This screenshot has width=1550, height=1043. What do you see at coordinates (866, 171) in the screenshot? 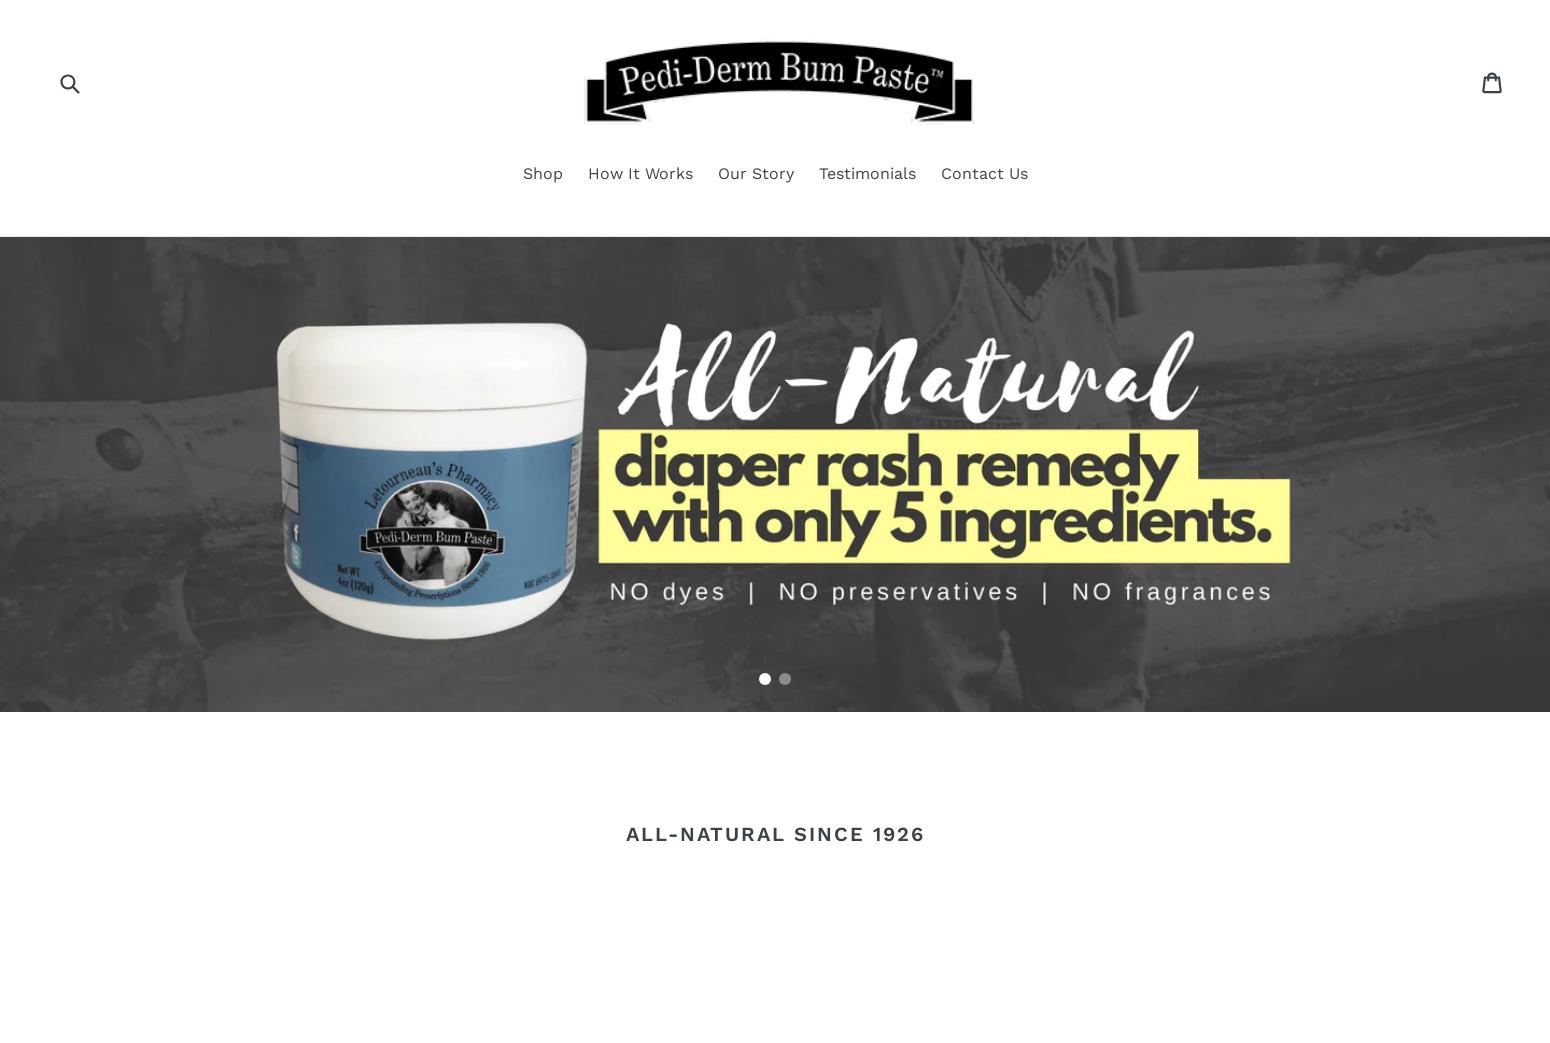
I see `'Testimonials'` at bounding box center [866, 171].